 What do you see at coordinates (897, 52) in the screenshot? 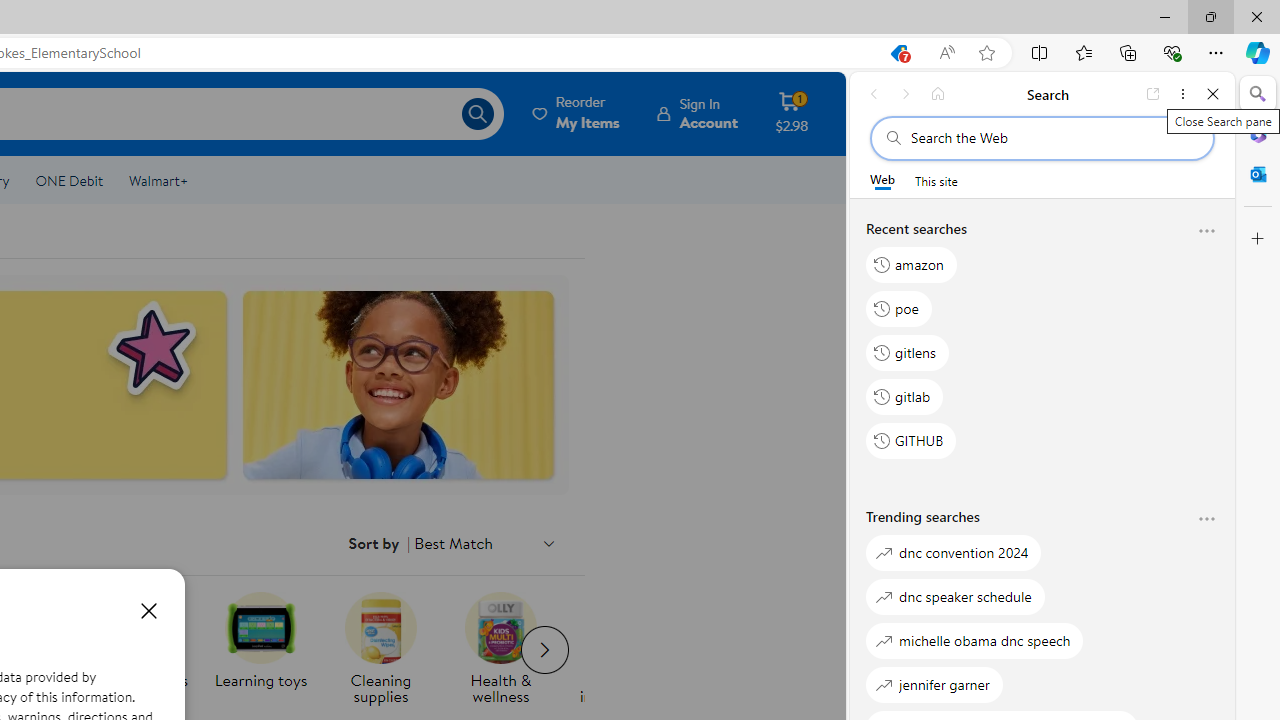
I see `'This site has coupons! Shopping in Microsoft Edge, 7'` at bounding box center [897, 52].